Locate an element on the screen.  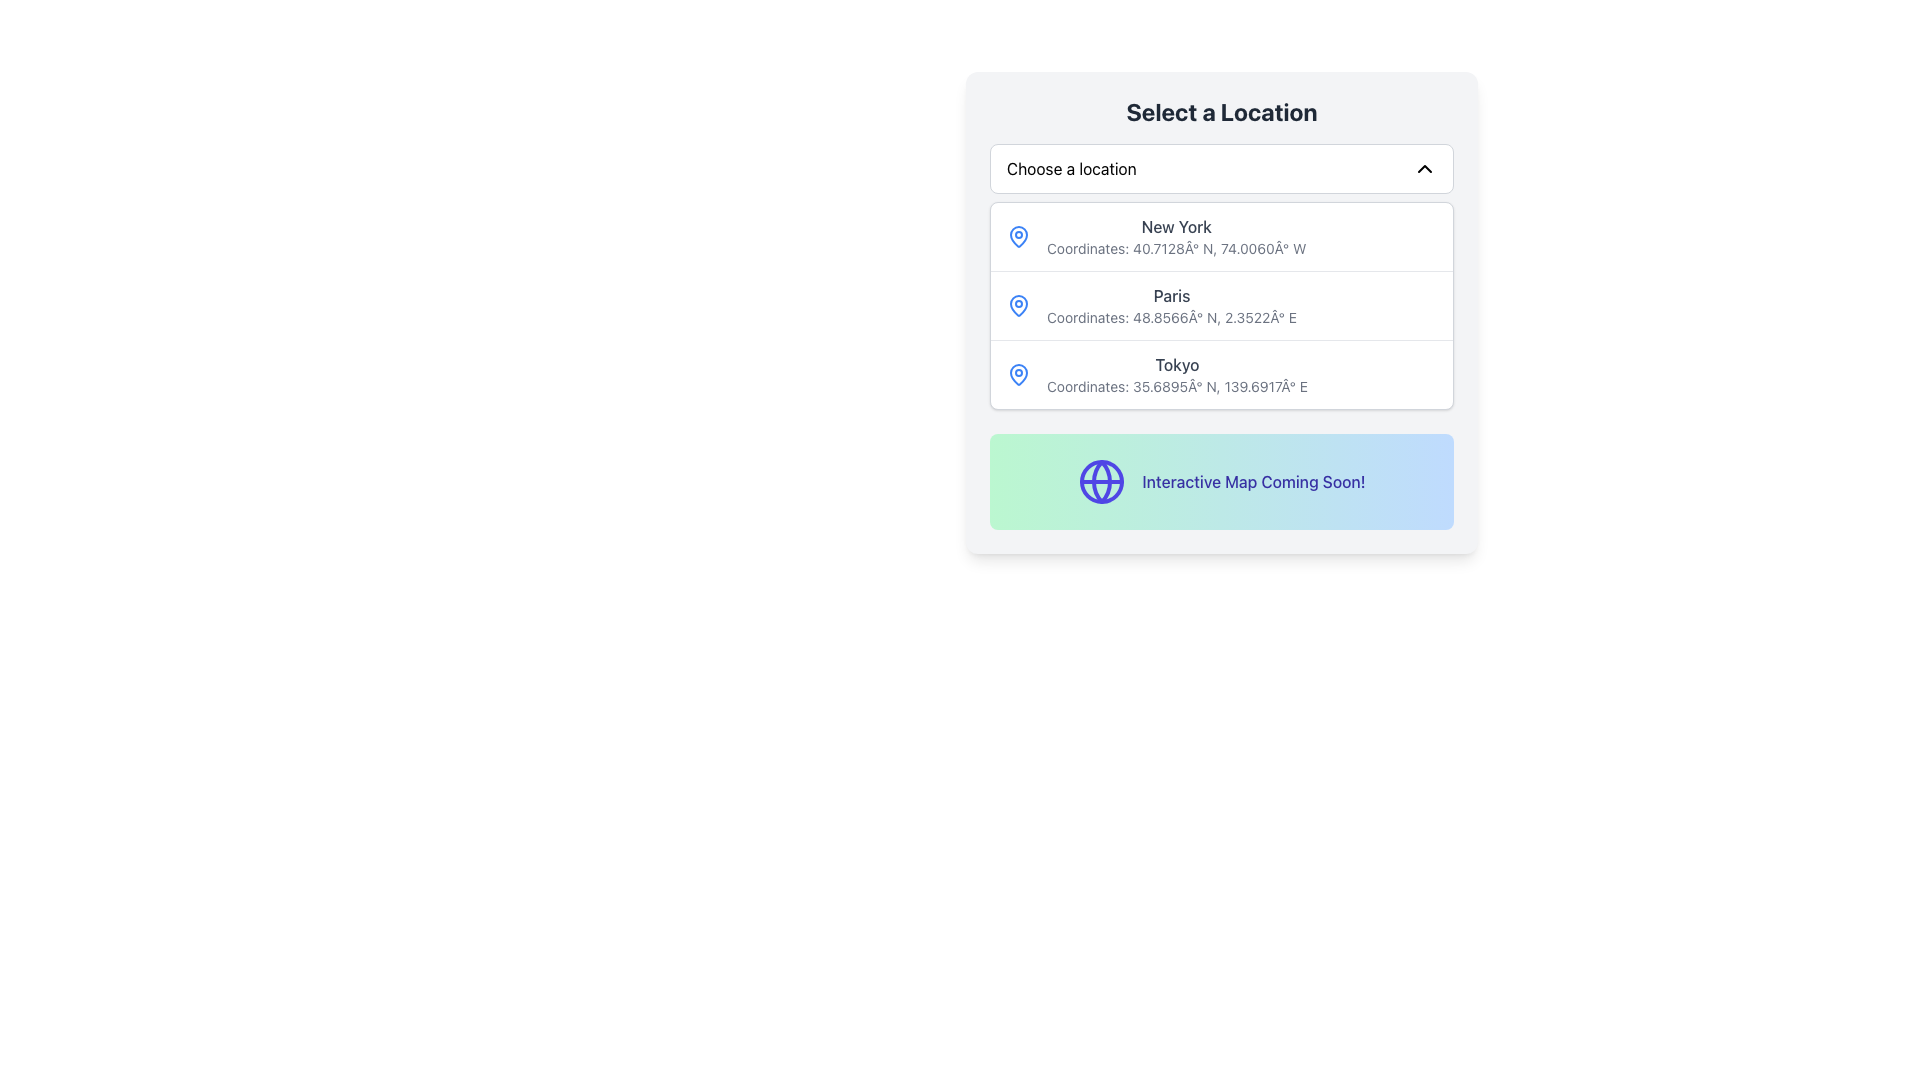
the first selectable option in the list that displays 'New York' and its coordinates is located at coordinates (1221, 235).